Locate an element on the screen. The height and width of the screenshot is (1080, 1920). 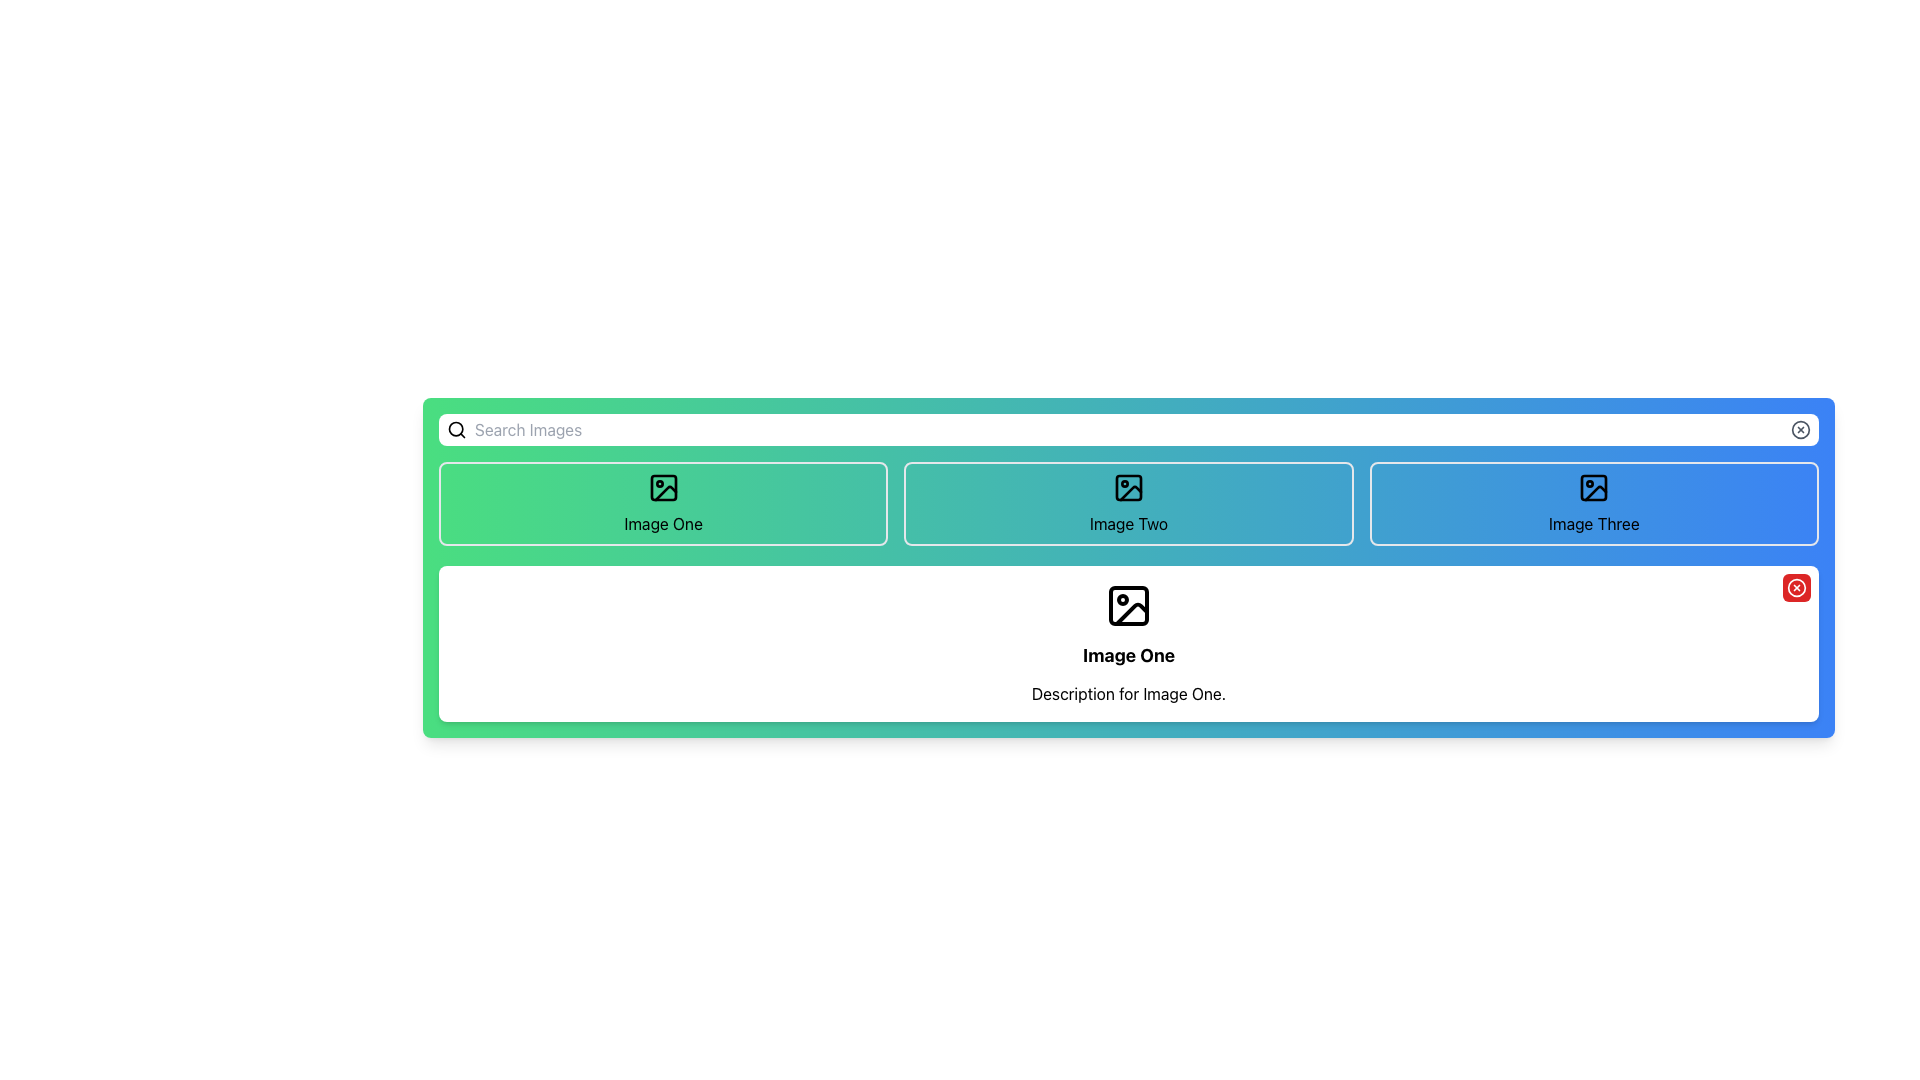
the image icon in the 'Image Three' section, which is represented by a square frame containing a circle and a slanted line is located at coordinates (1593, 488).